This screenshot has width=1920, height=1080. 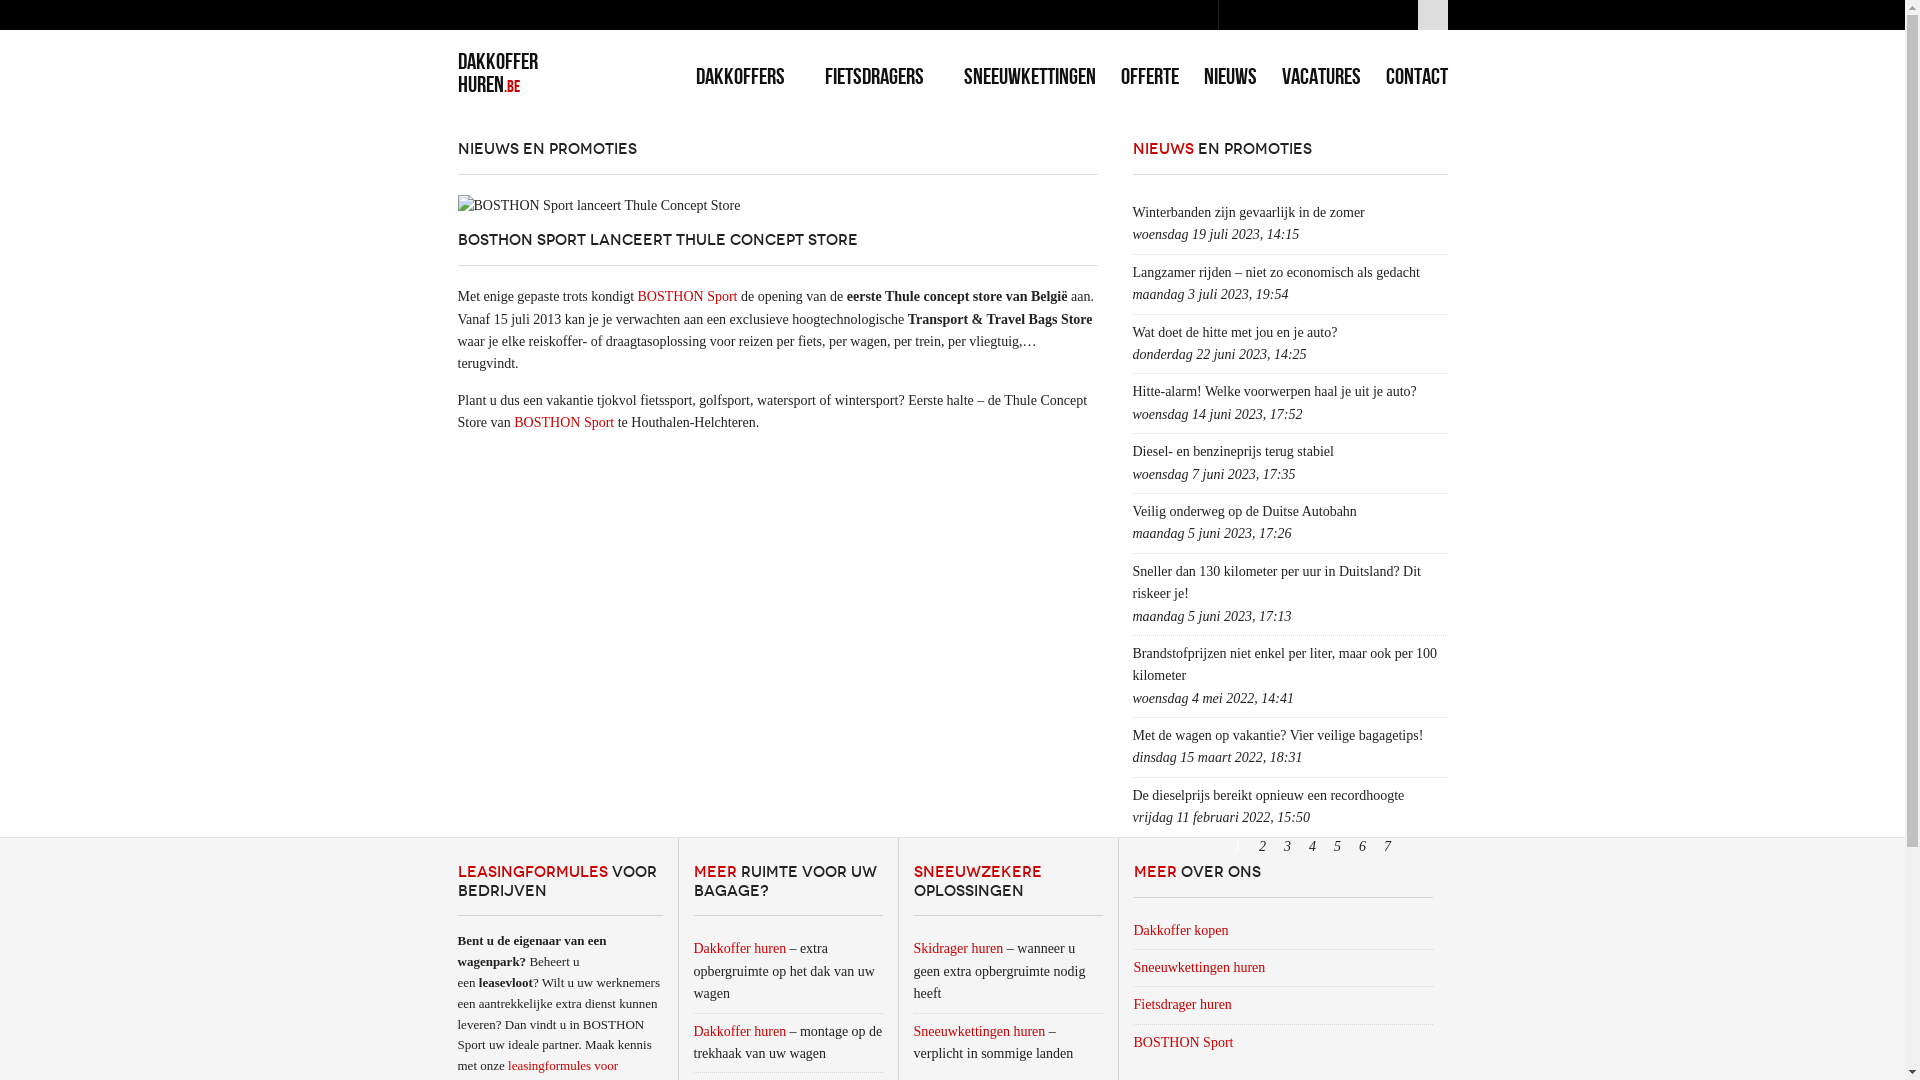 I want to click on 'Overslaan en naar de inhoud gaan', so click(x=94, y=0).